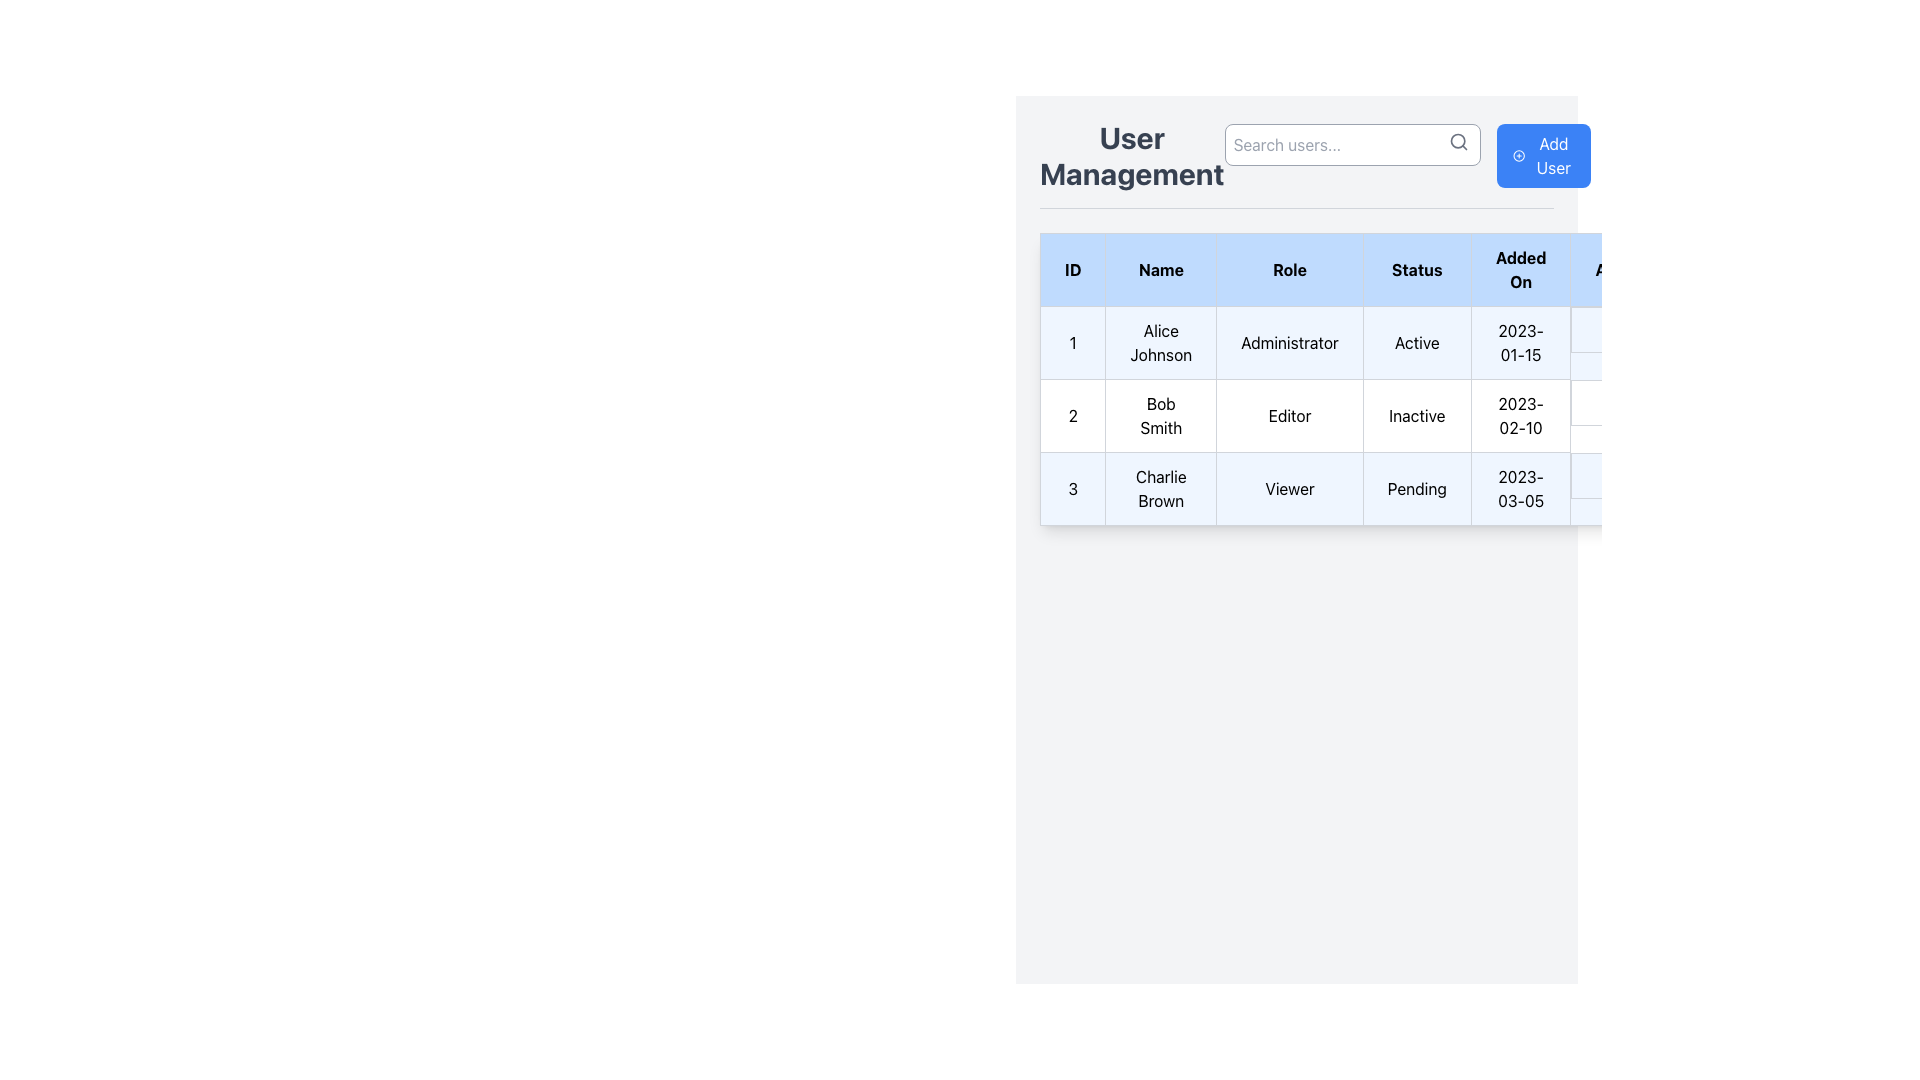 This screenshot has height=1080, width=1920. Describe the element at coordinates (1359, 415) in the screenshot. I see `the second row in the table, which is positioned between the rows for 'Alice Johnson' and 'Charlie Brown'` at that location.